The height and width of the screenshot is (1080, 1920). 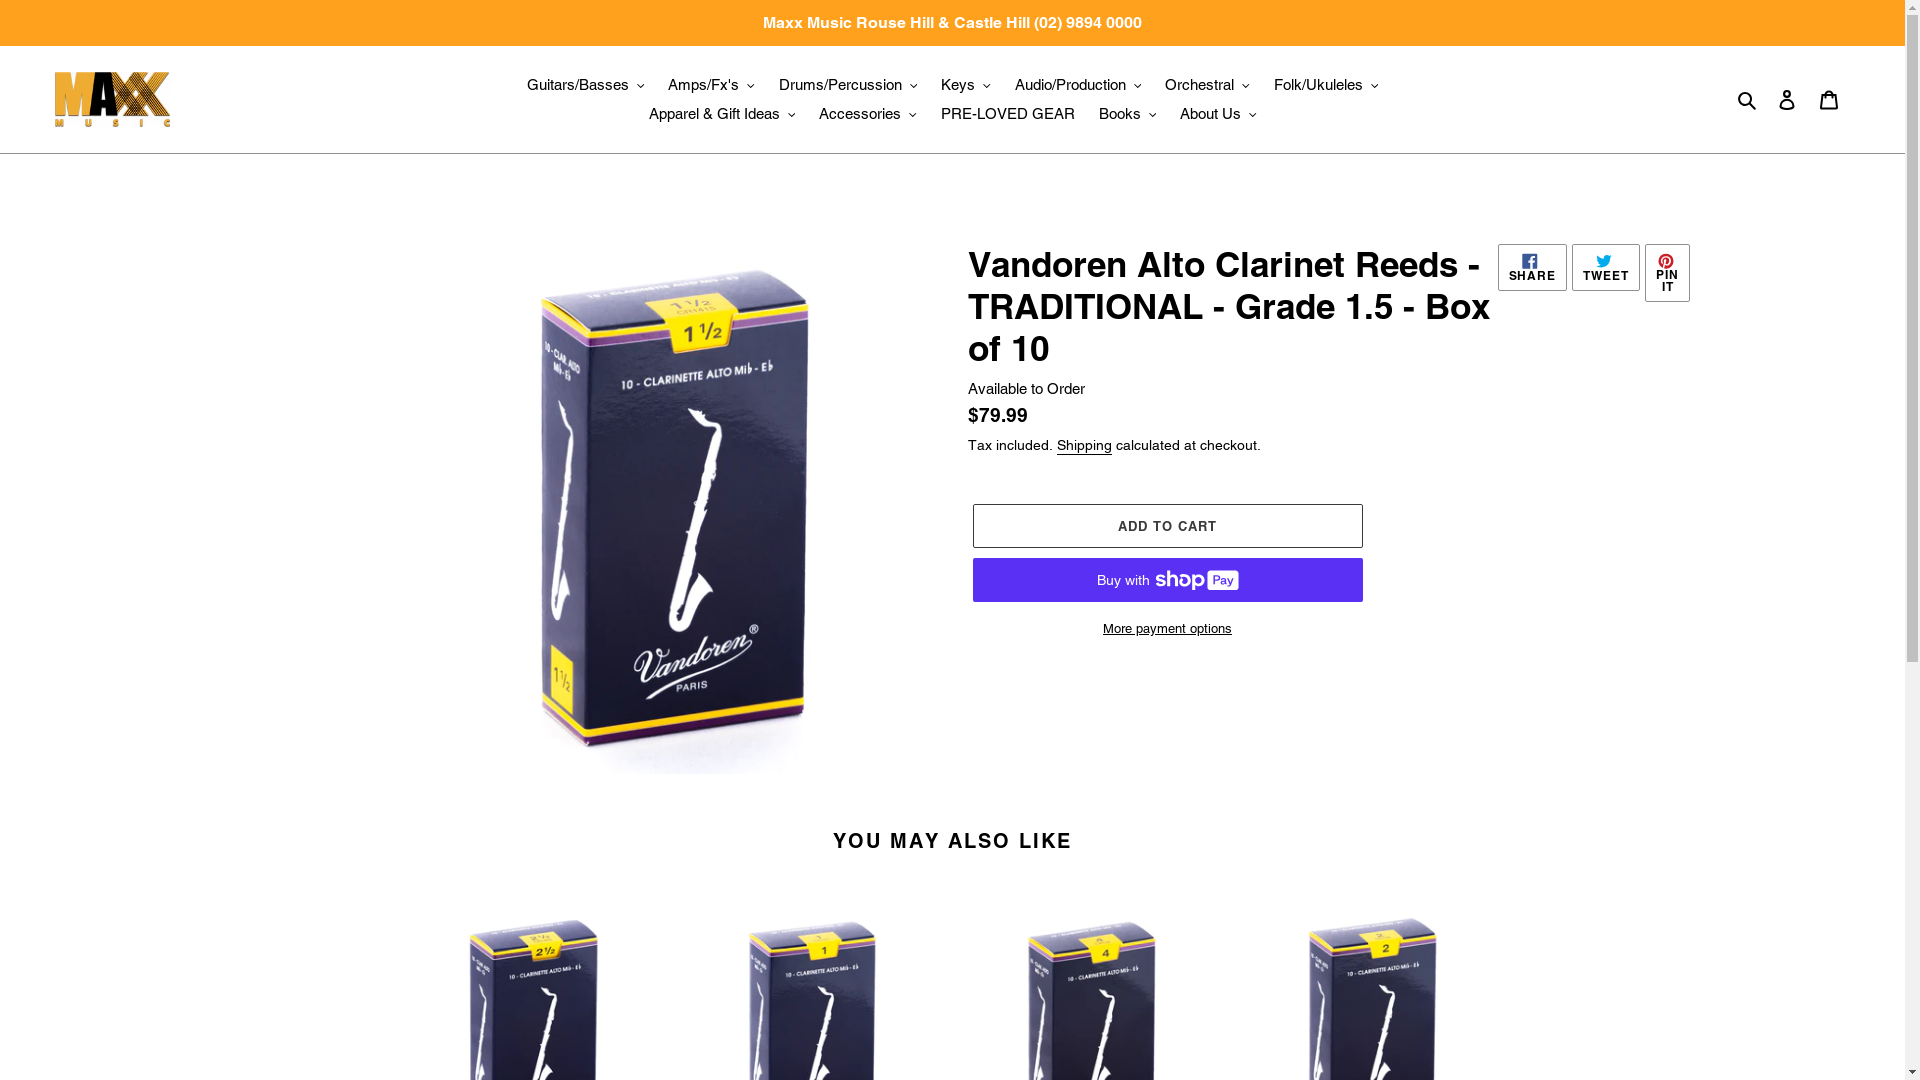 What do you see at coordinates (1082, 445) in the screenshot?
I see `'Shipping'` at bounding box center [1082, 445].